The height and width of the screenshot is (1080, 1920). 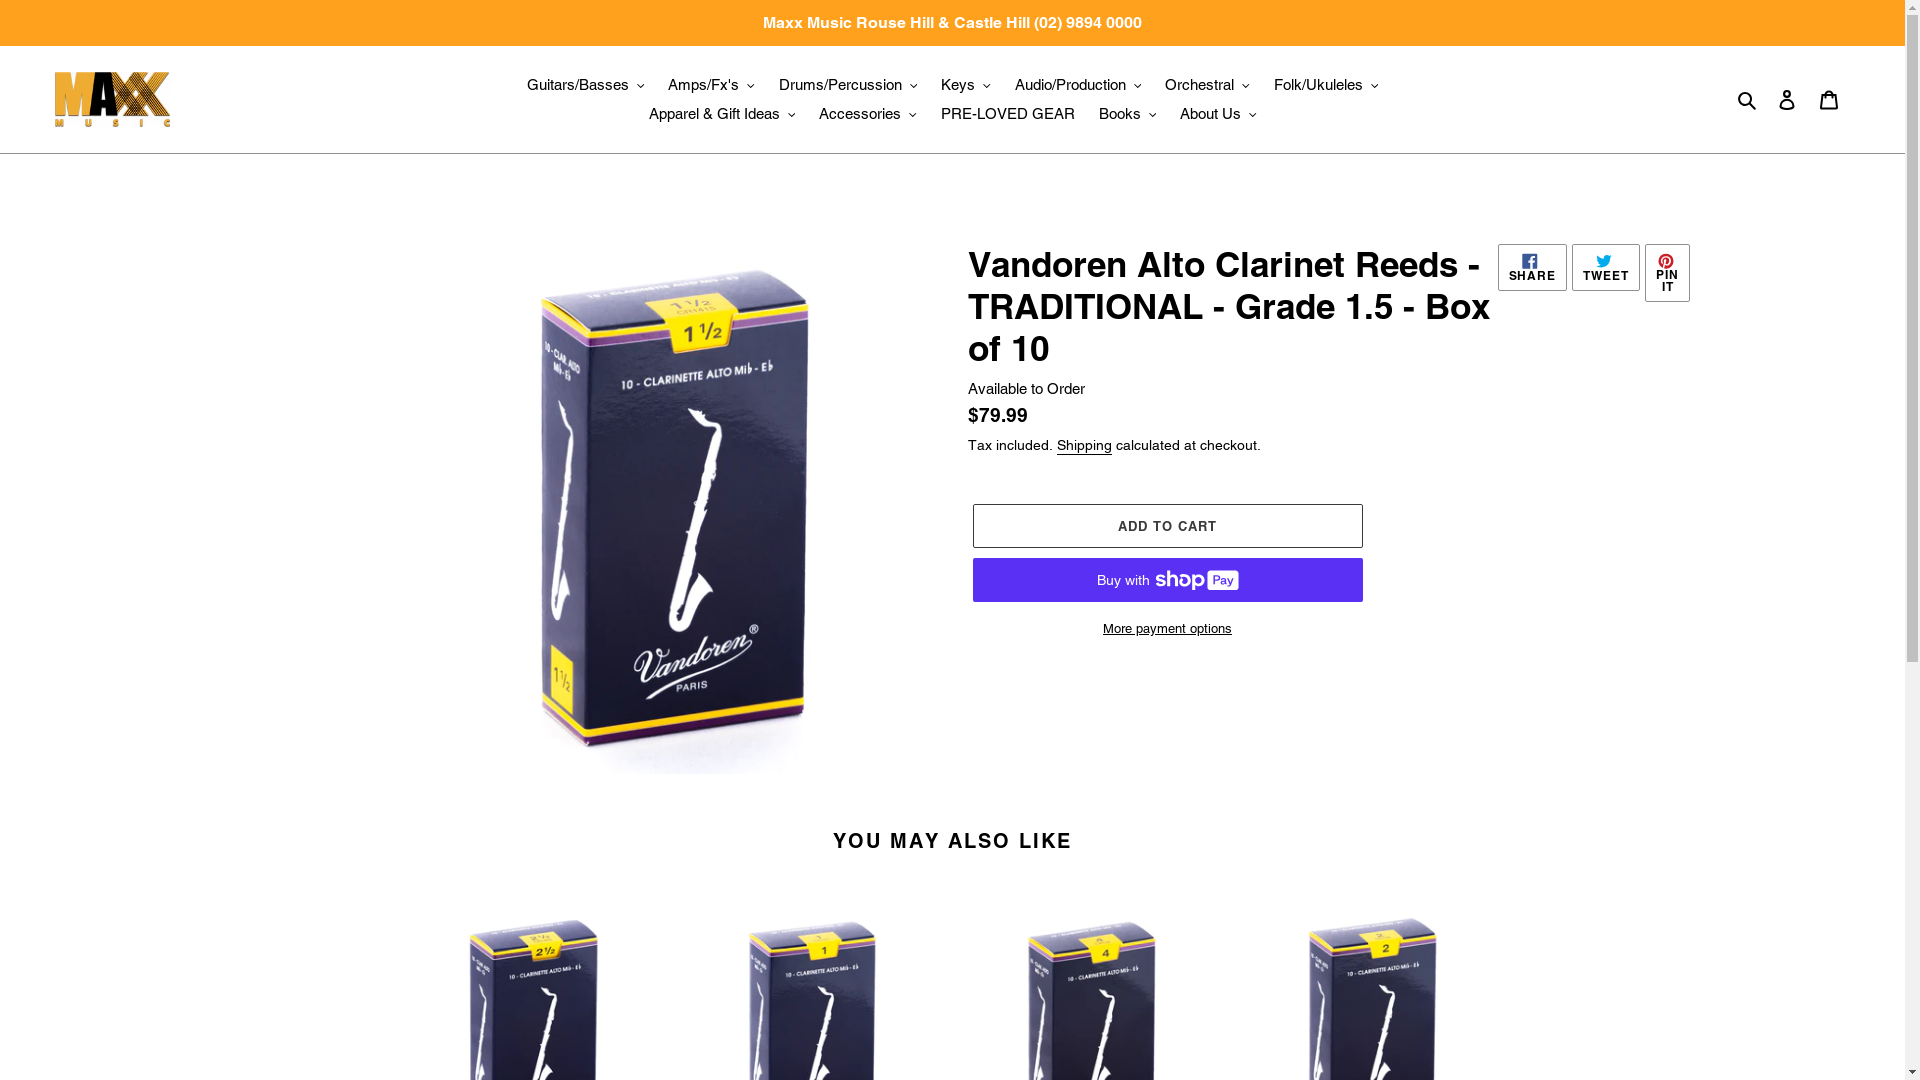 What do you see at coordinates (1082, 445) in the screenshot?
I see `'Shipping'` at bounding box center [1082, 445].